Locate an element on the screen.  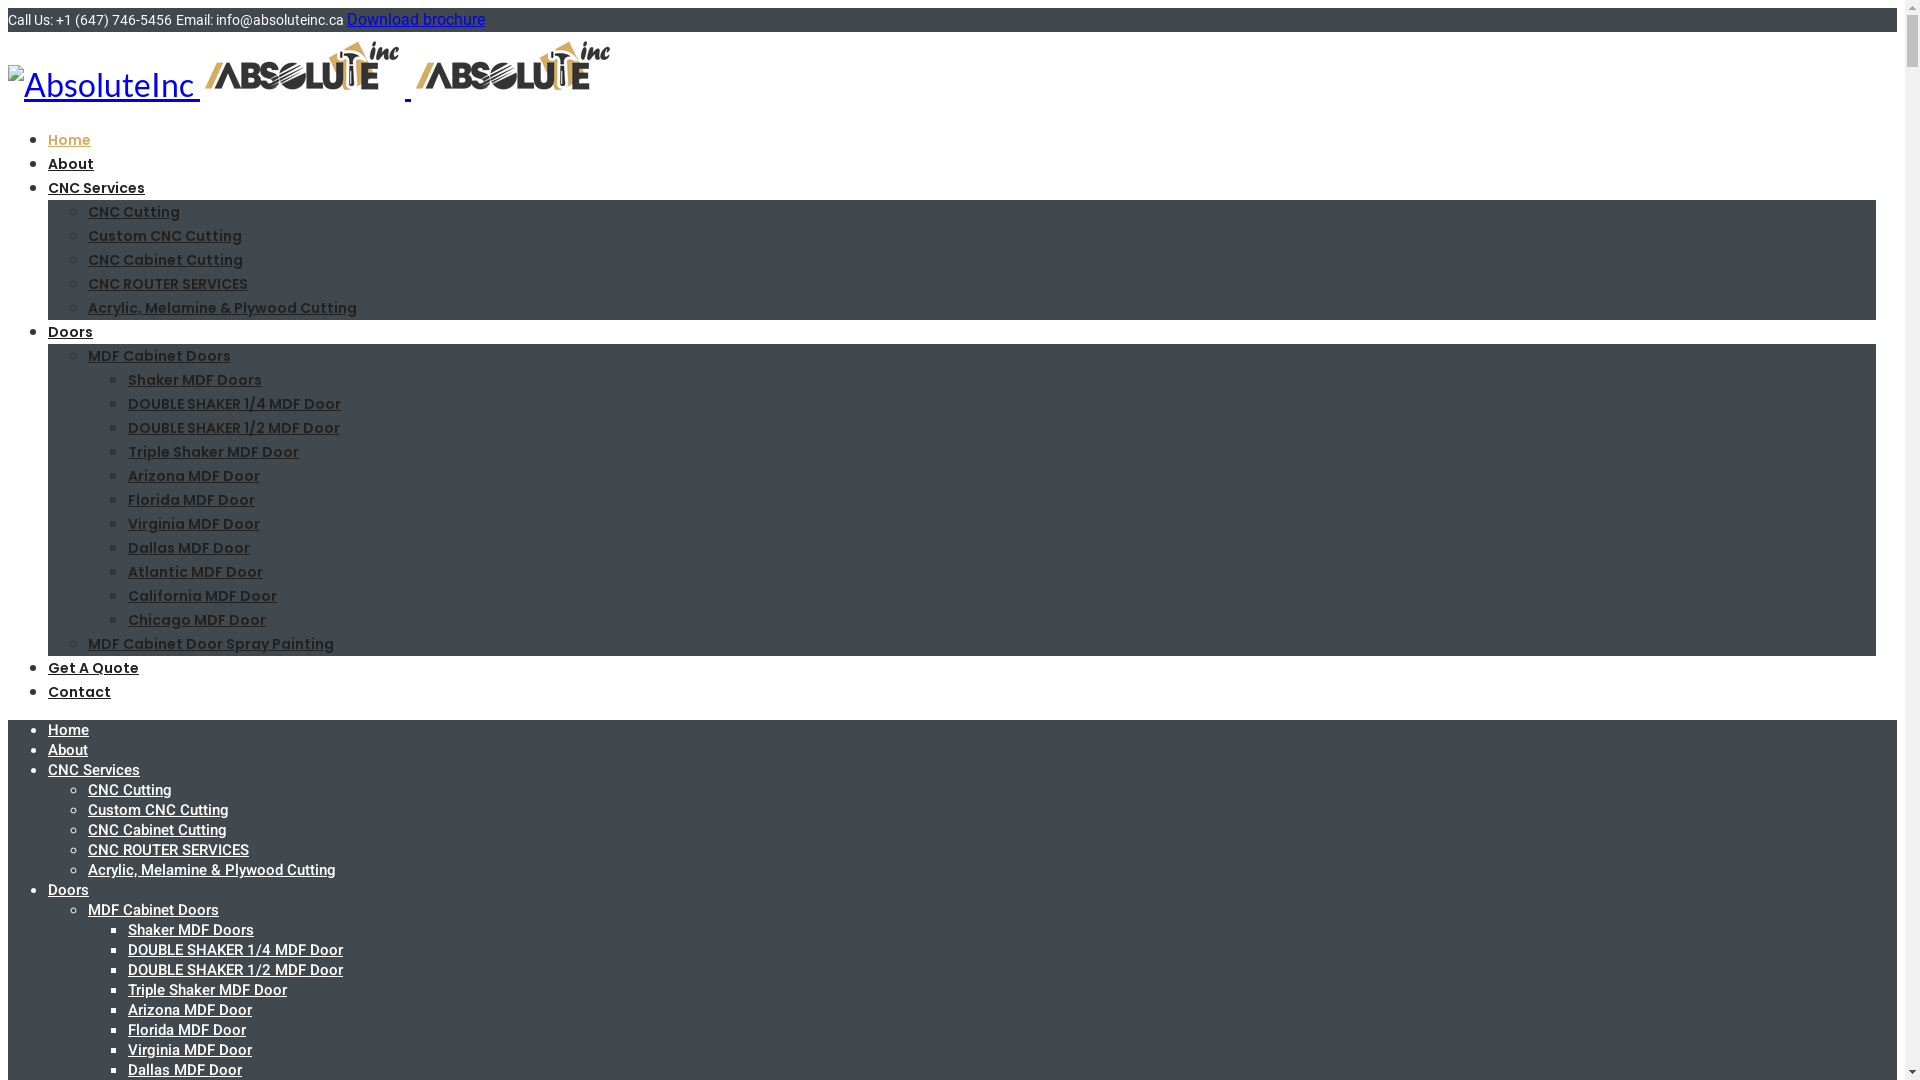
'Atlantic MDF Door' is located at coordinates (195, 571).